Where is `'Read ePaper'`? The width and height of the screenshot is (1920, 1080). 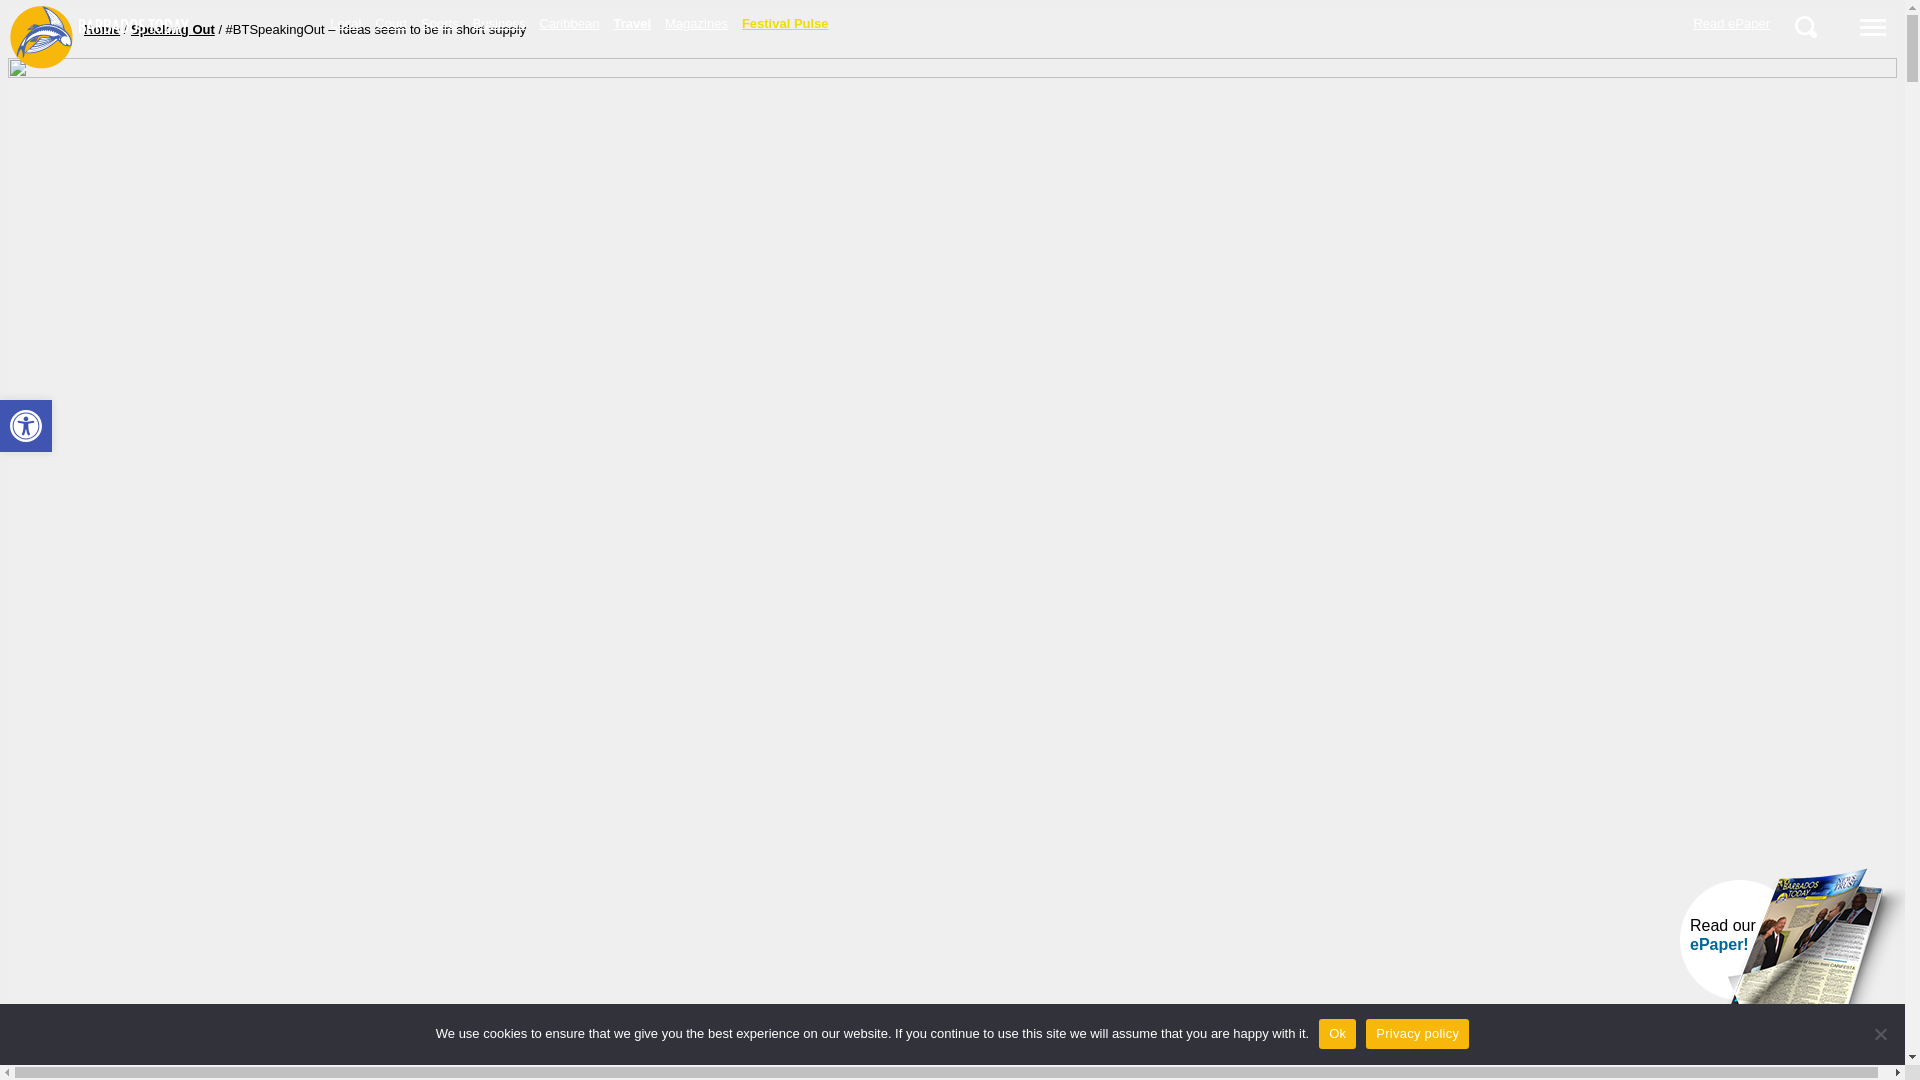
'Read ePaper' is located at coordinates (1730, 23).